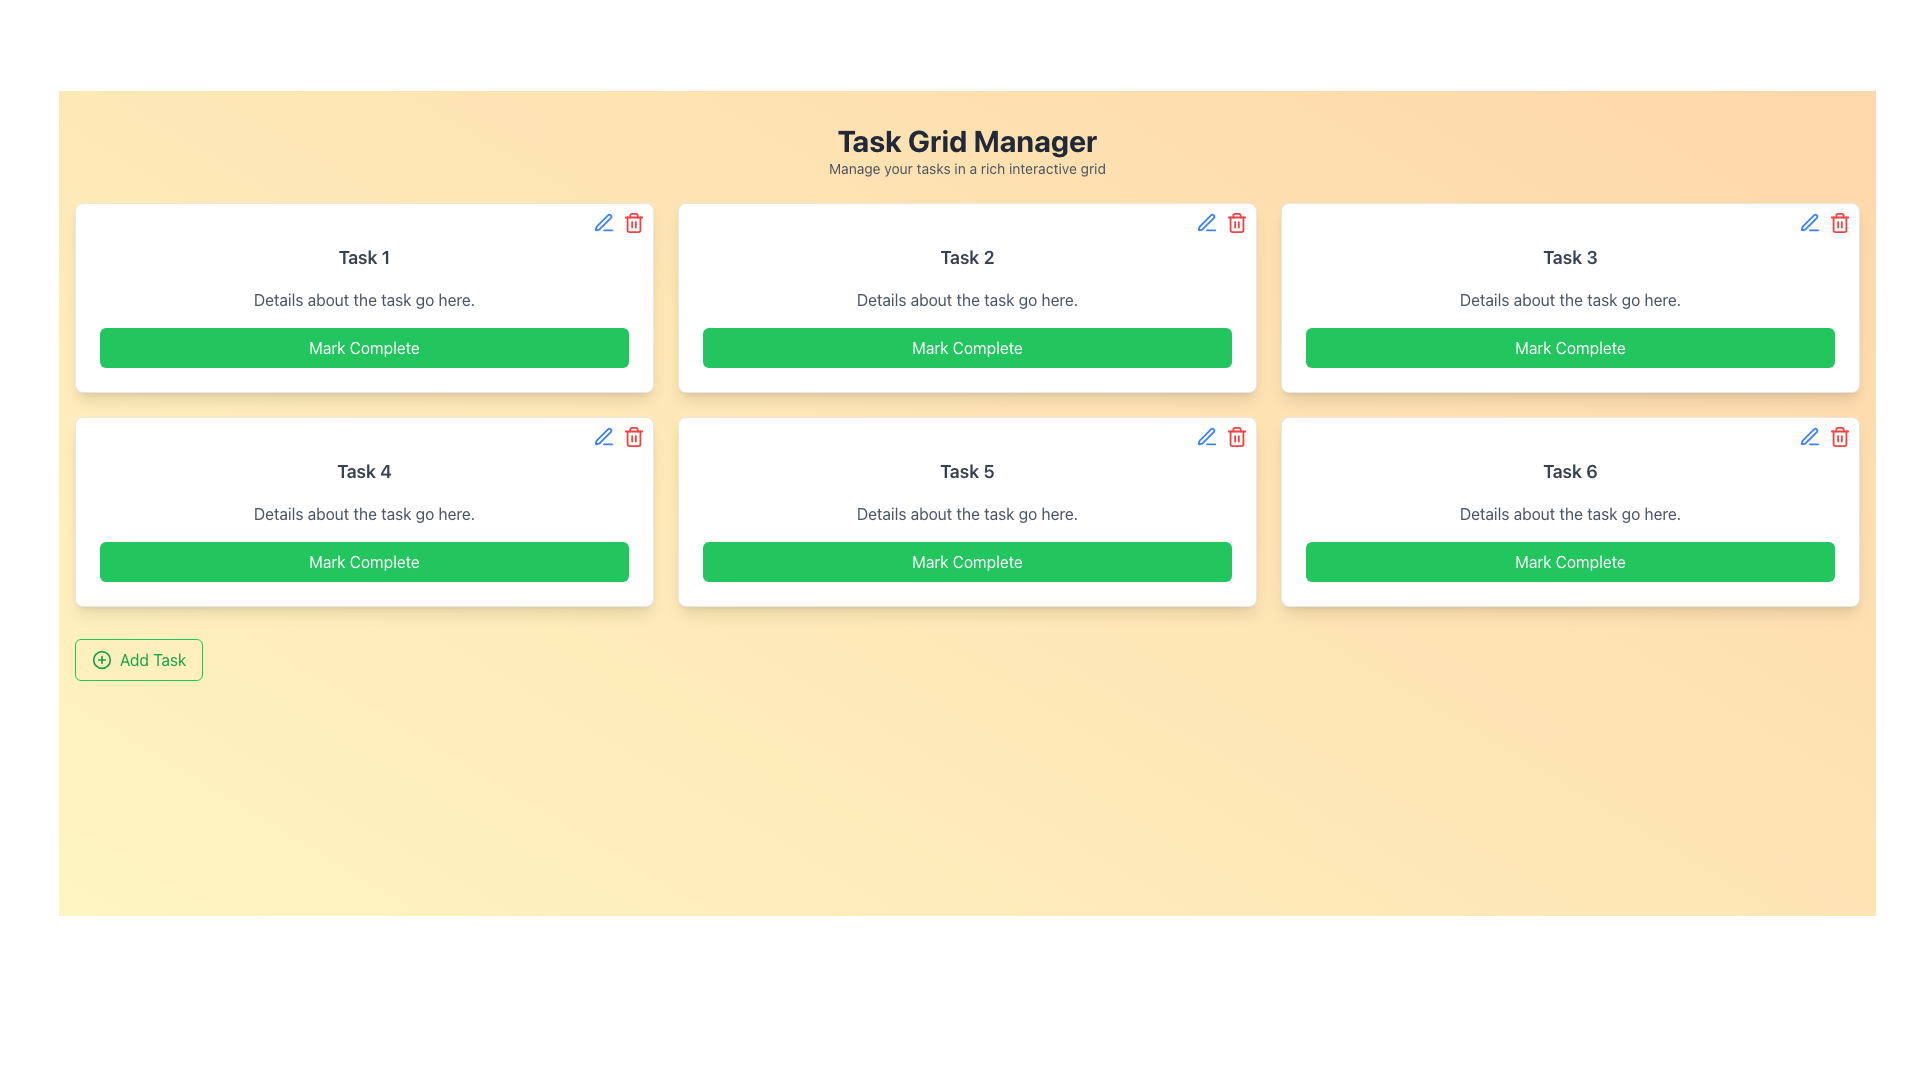 The width and height of the screenshot is (1920, 1080). Describe the element at coordinates (1809, 223) in the screenshot. I see `the edit button for Task 3 located in the top-right corner of the task card` at that location.